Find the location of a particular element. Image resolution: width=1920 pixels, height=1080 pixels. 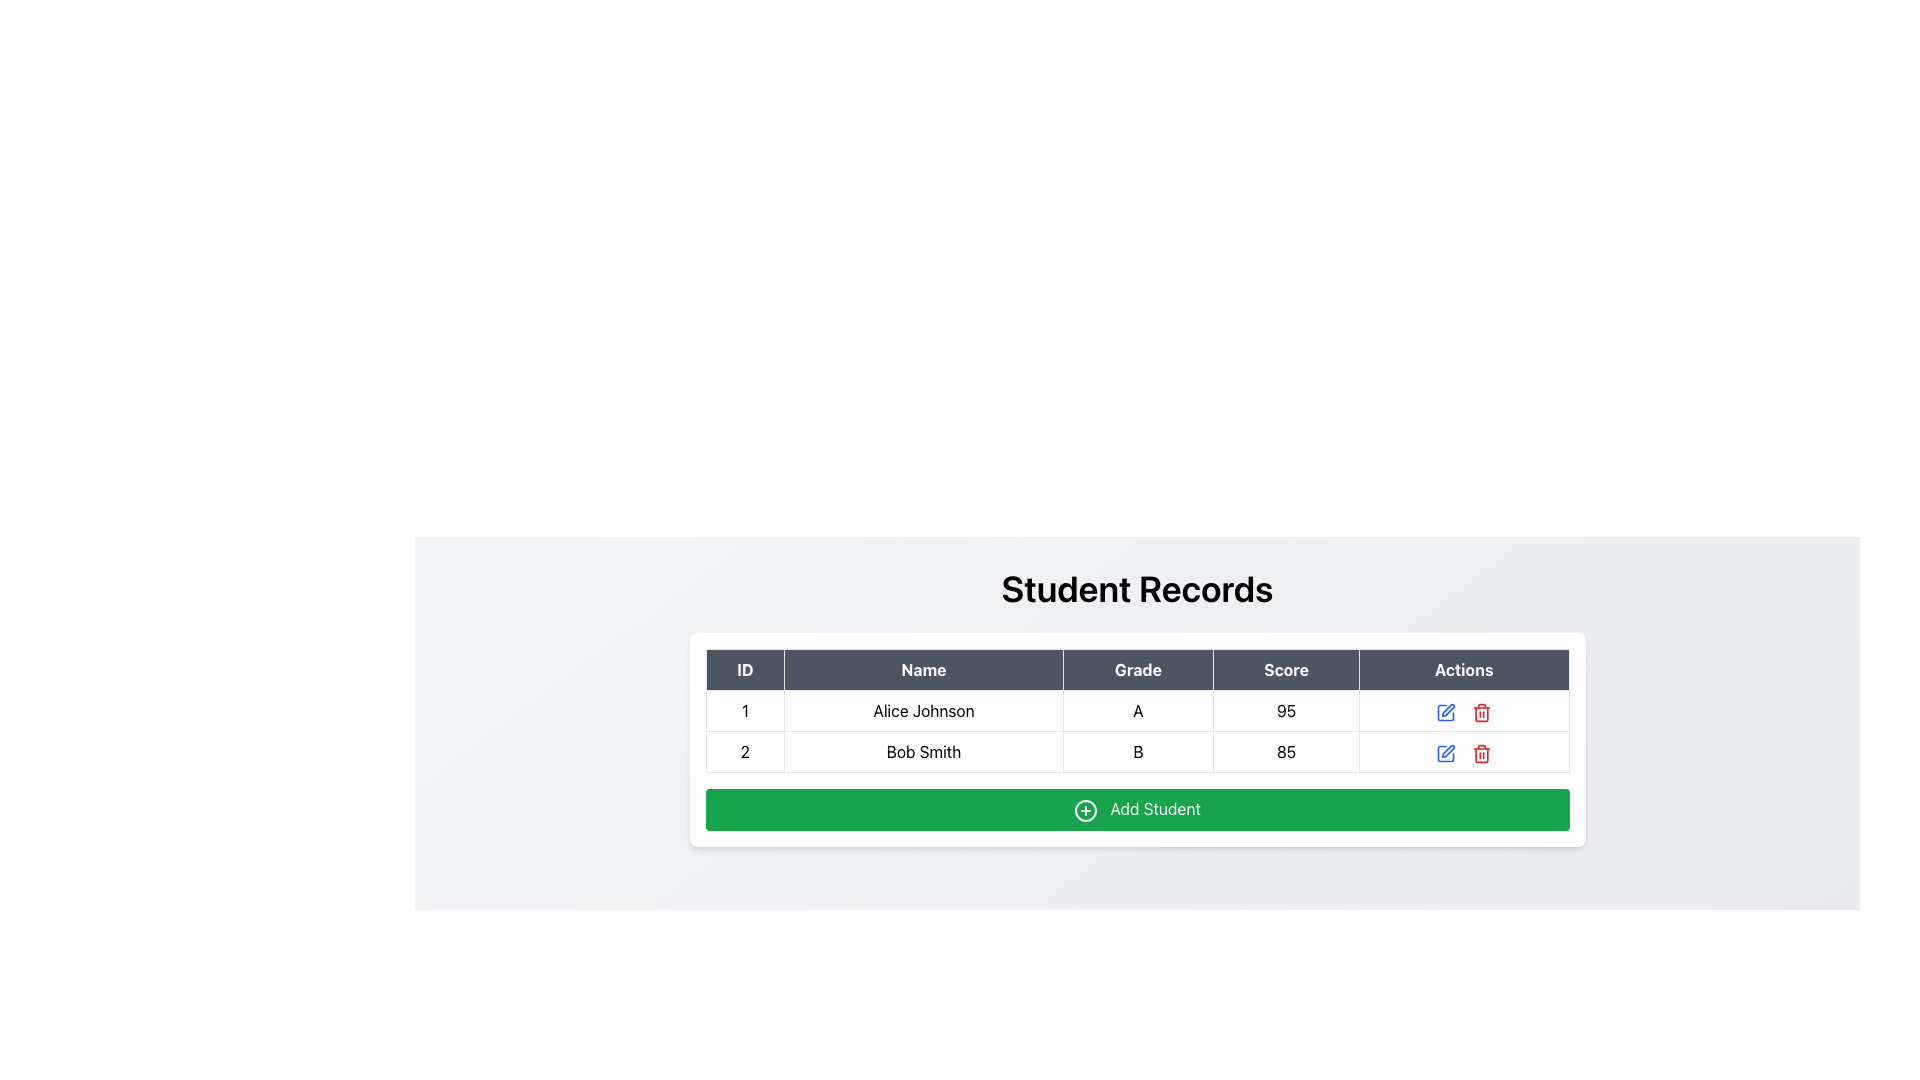

the editing icon in the Actions column of the second row is located at coordinates (1446, 711).